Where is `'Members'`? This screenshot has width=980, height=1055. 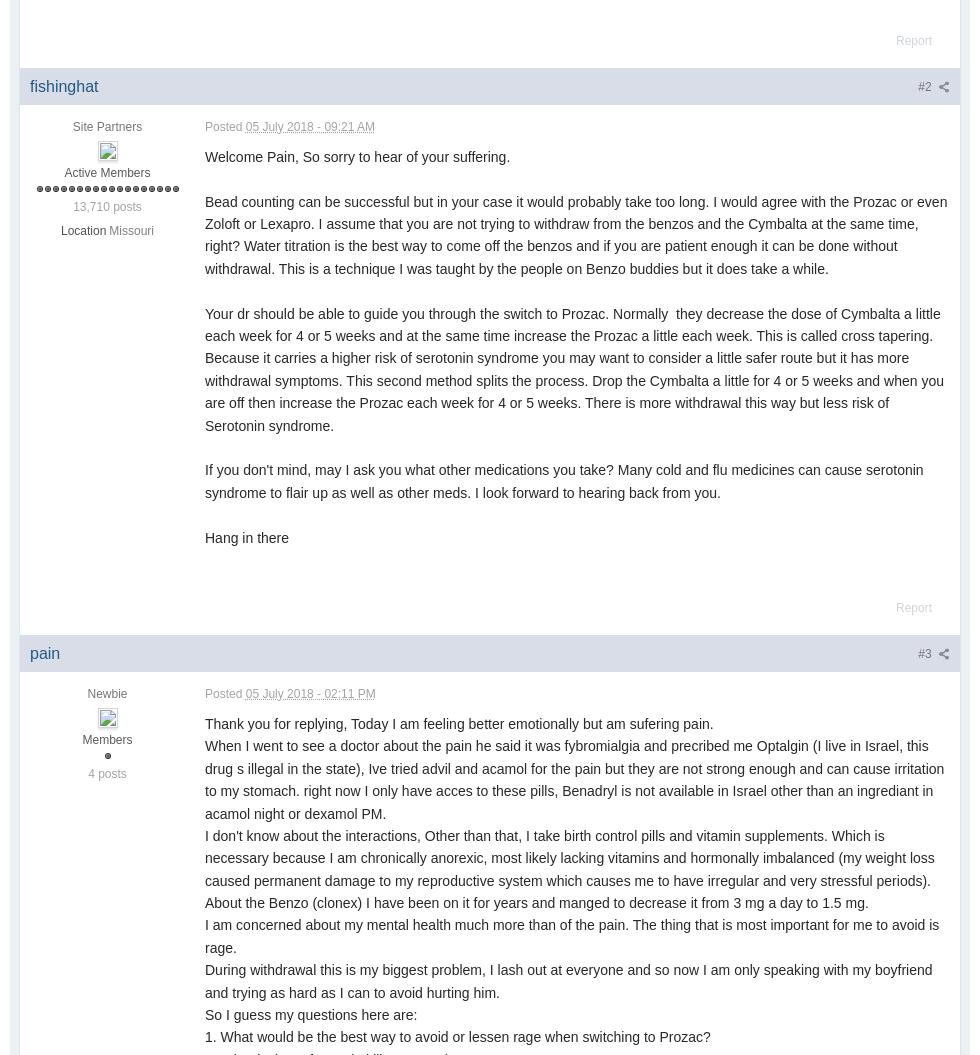
'Members' is located at coordinates (107, 739).